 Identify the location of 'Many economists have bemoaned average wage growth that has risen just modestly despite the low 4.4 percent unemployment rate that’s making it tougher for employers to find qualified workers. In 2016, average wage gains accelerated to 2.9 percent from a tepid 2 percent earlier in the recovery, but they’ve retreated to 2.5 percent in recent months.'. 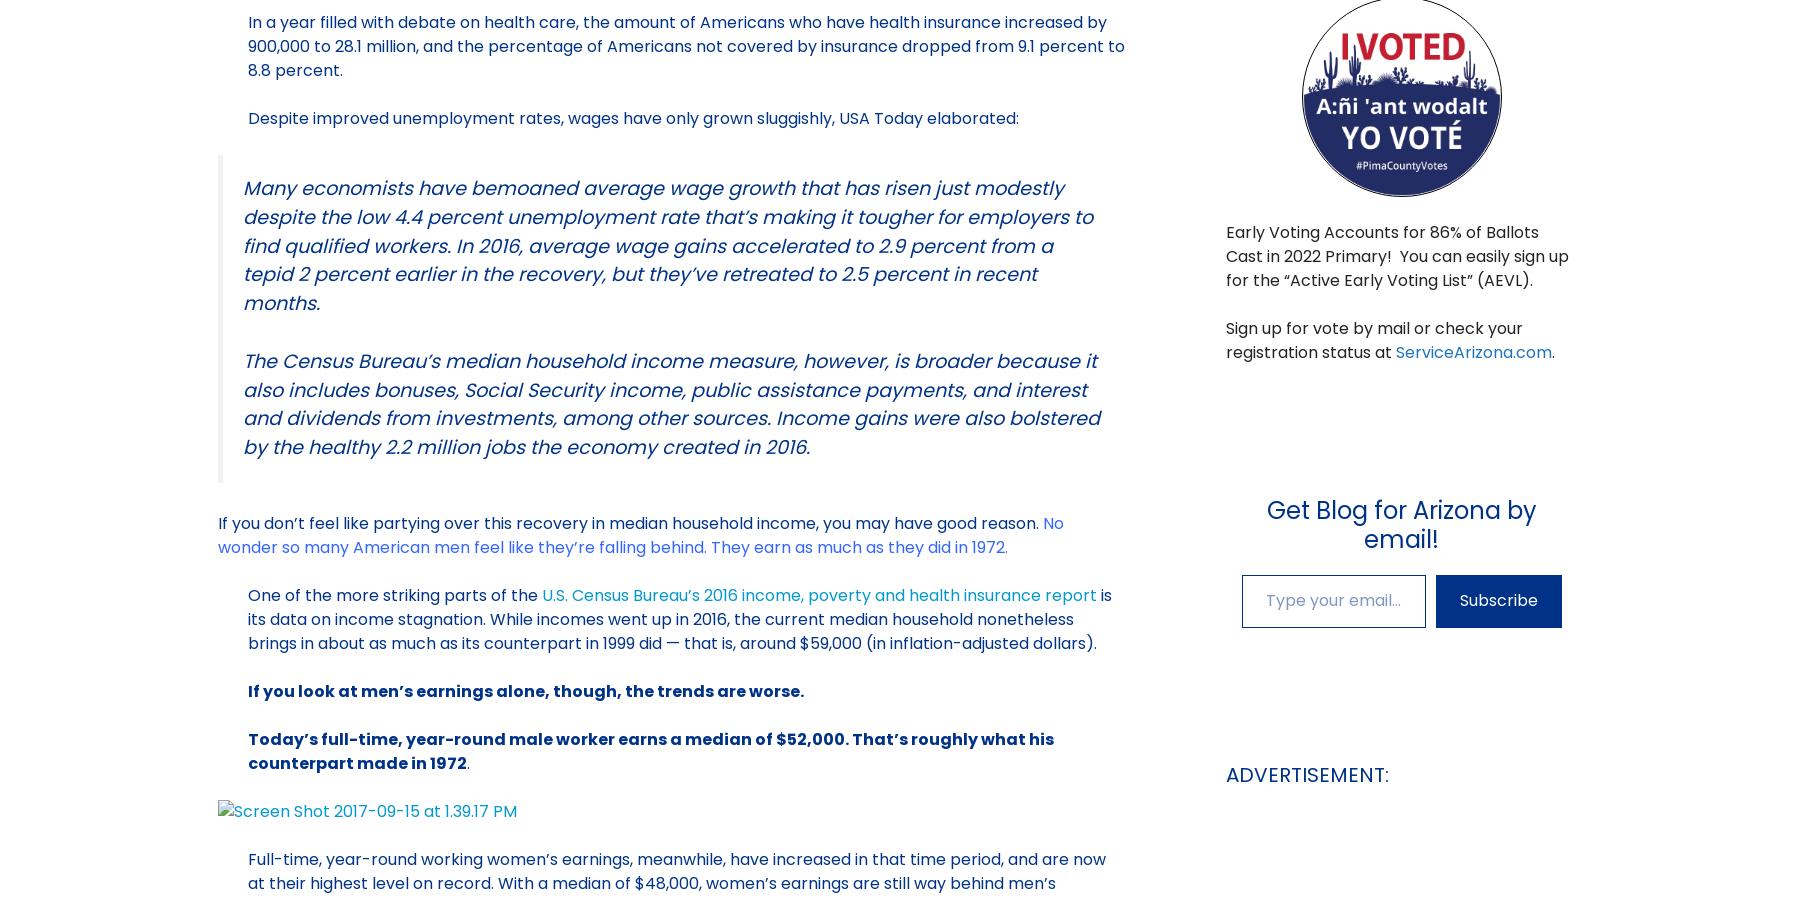
(240, 244).